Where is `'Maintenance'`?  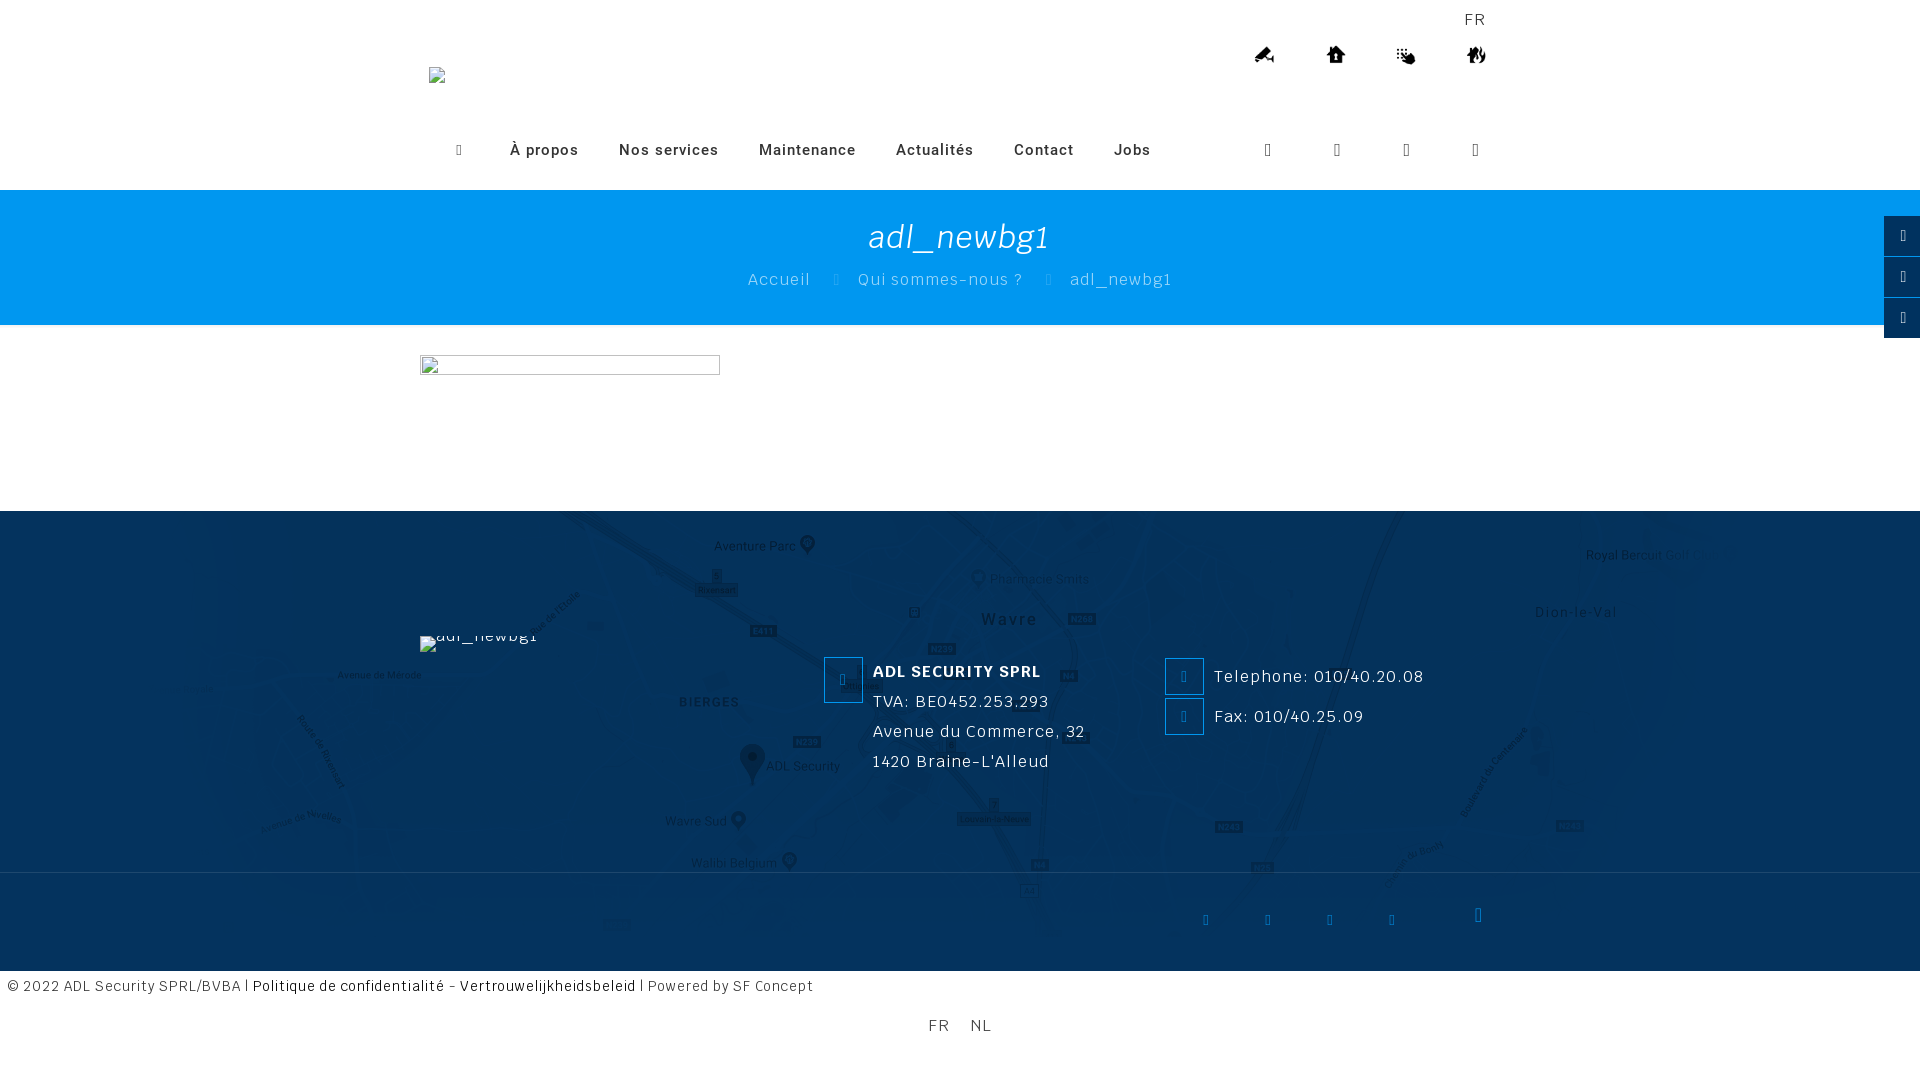
'Maintenance' is located at coordinates (807, 149).